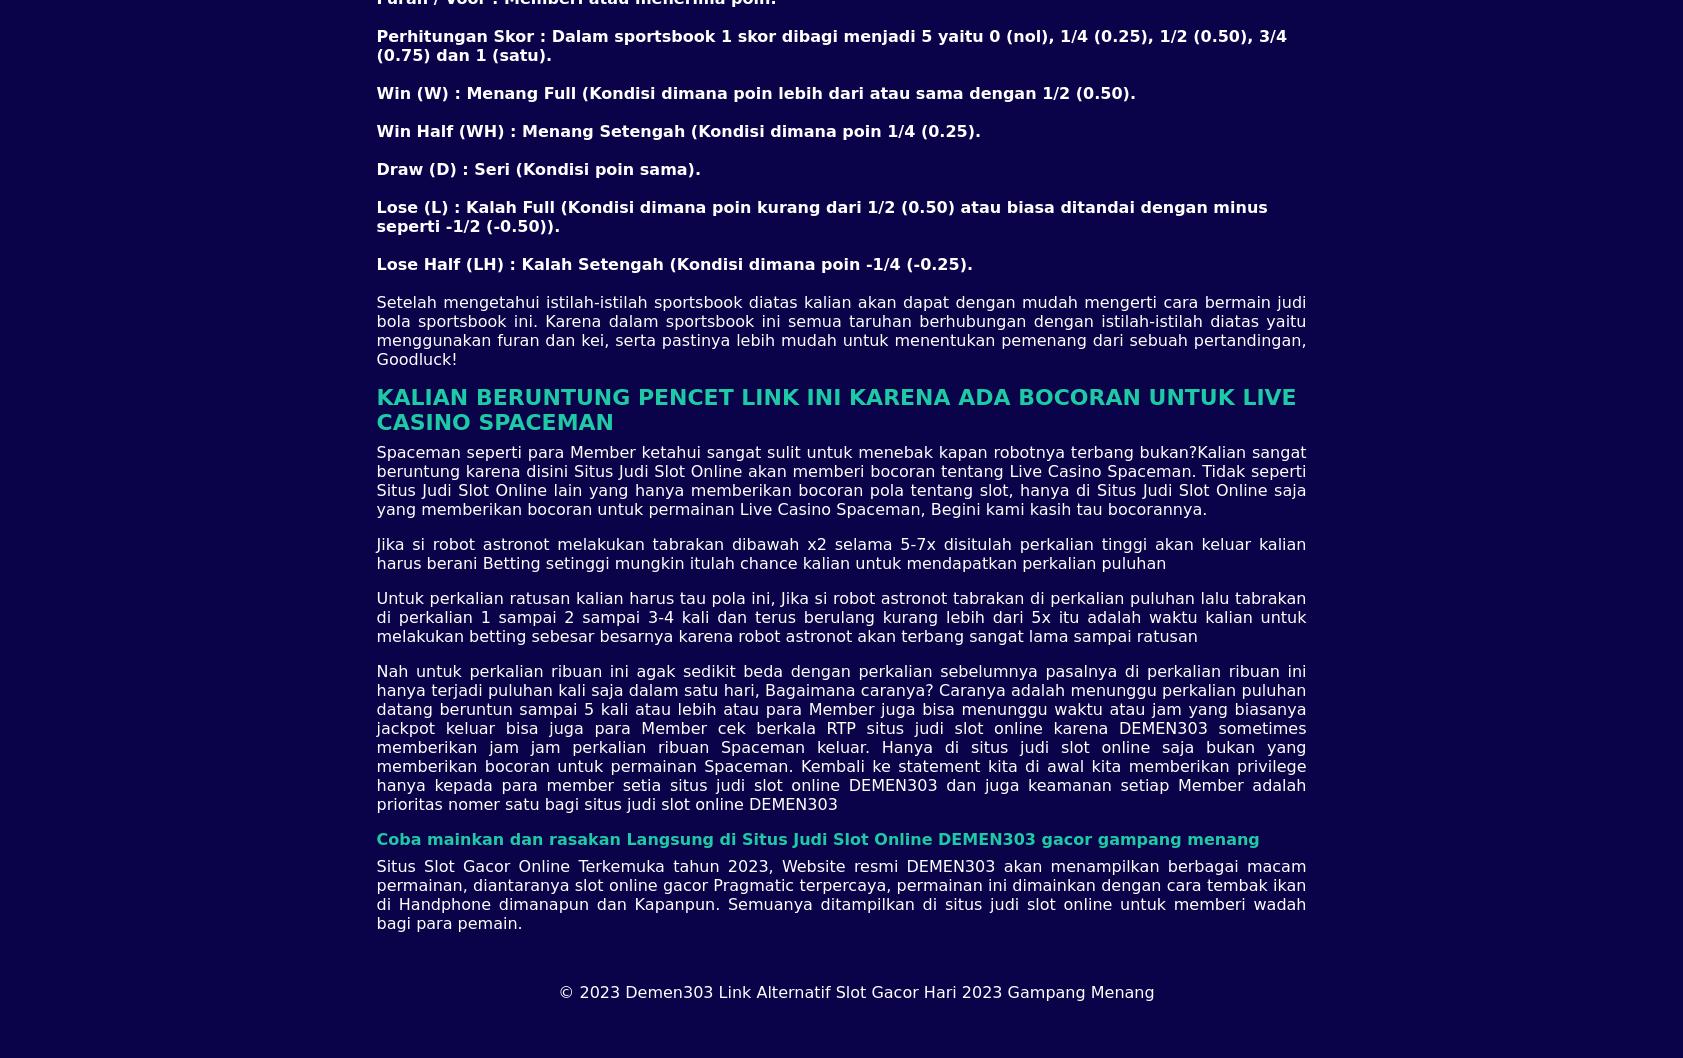  Describe the element at coordinates (855, 990) in the screenshot. I see `'© 2023 Demen303 Link Alternatif Slot Gacor Hari 2023 Gampang Menang'` at that location.